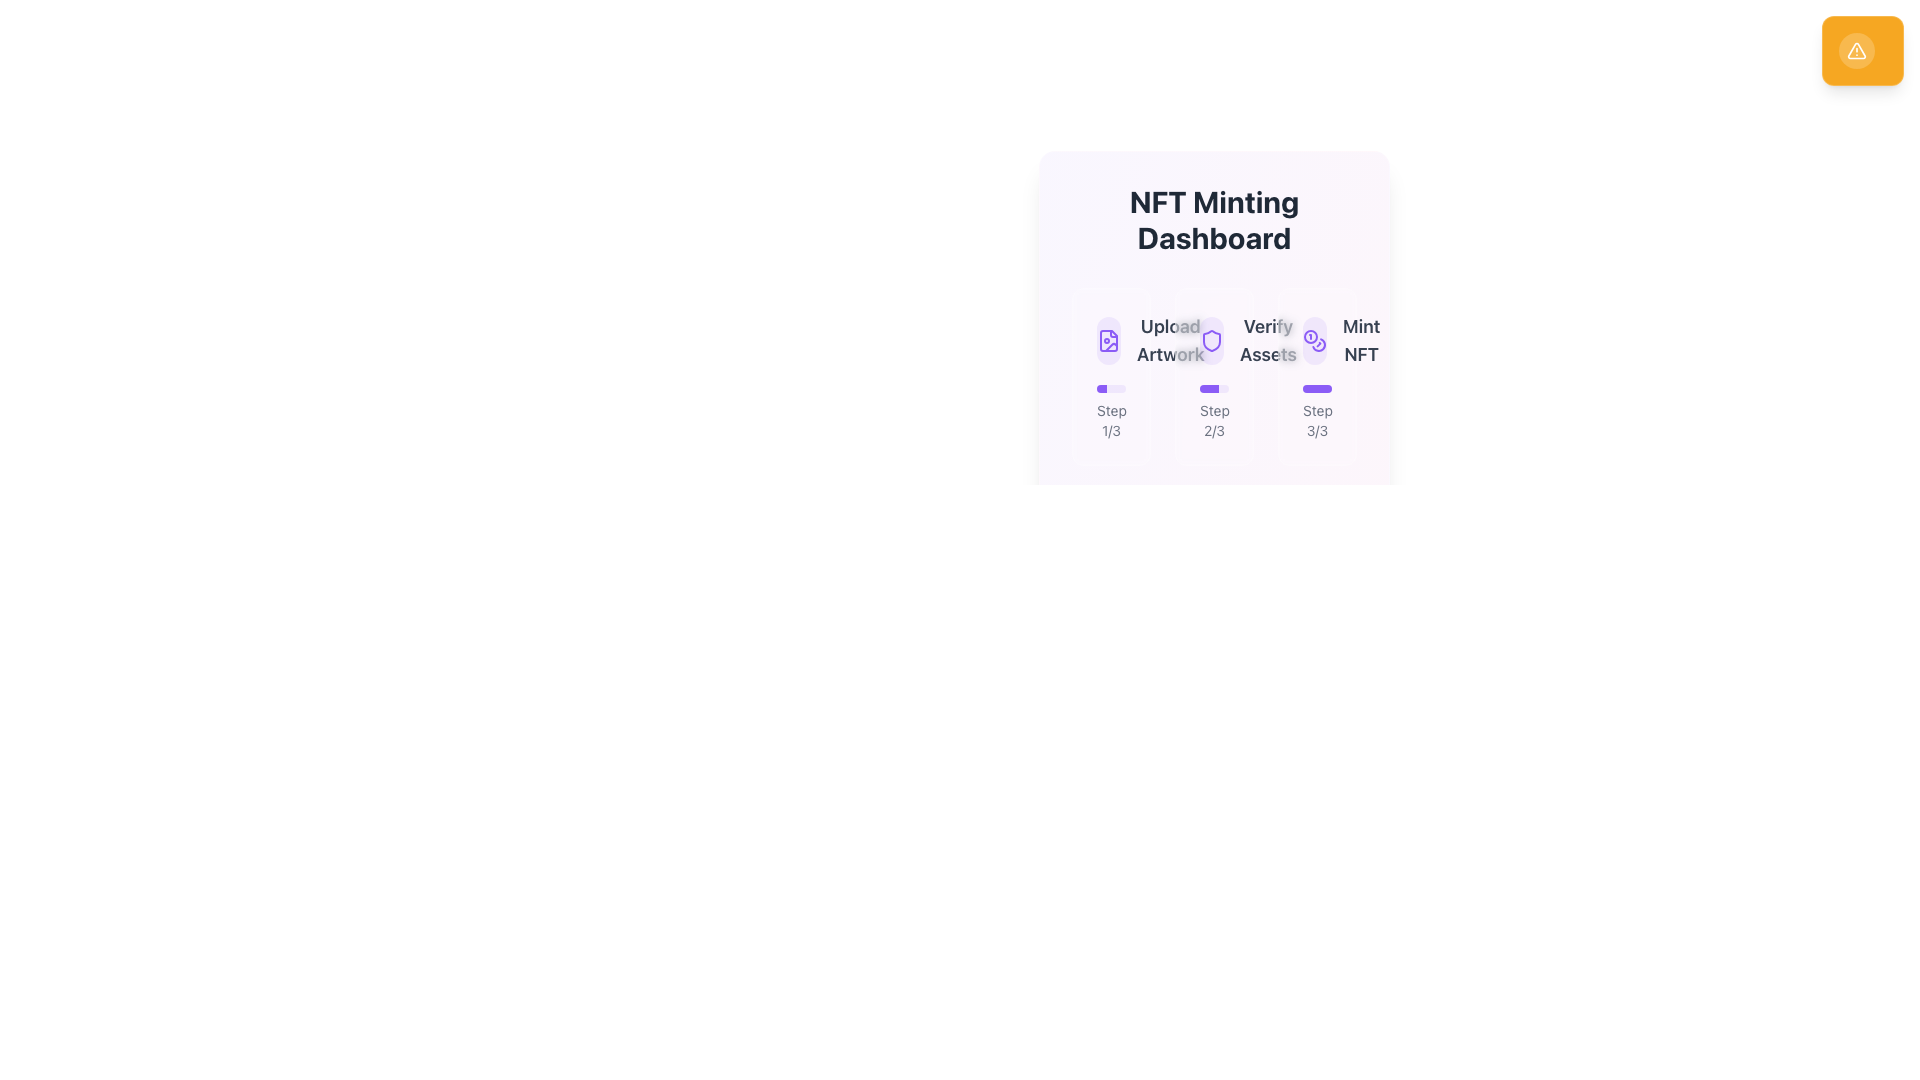  Describe the element at coordinates (1317, 389) in the screenshot. I see `the progress bar indicating 'Step 3/3', which visually represents near completion of the process` at that location.